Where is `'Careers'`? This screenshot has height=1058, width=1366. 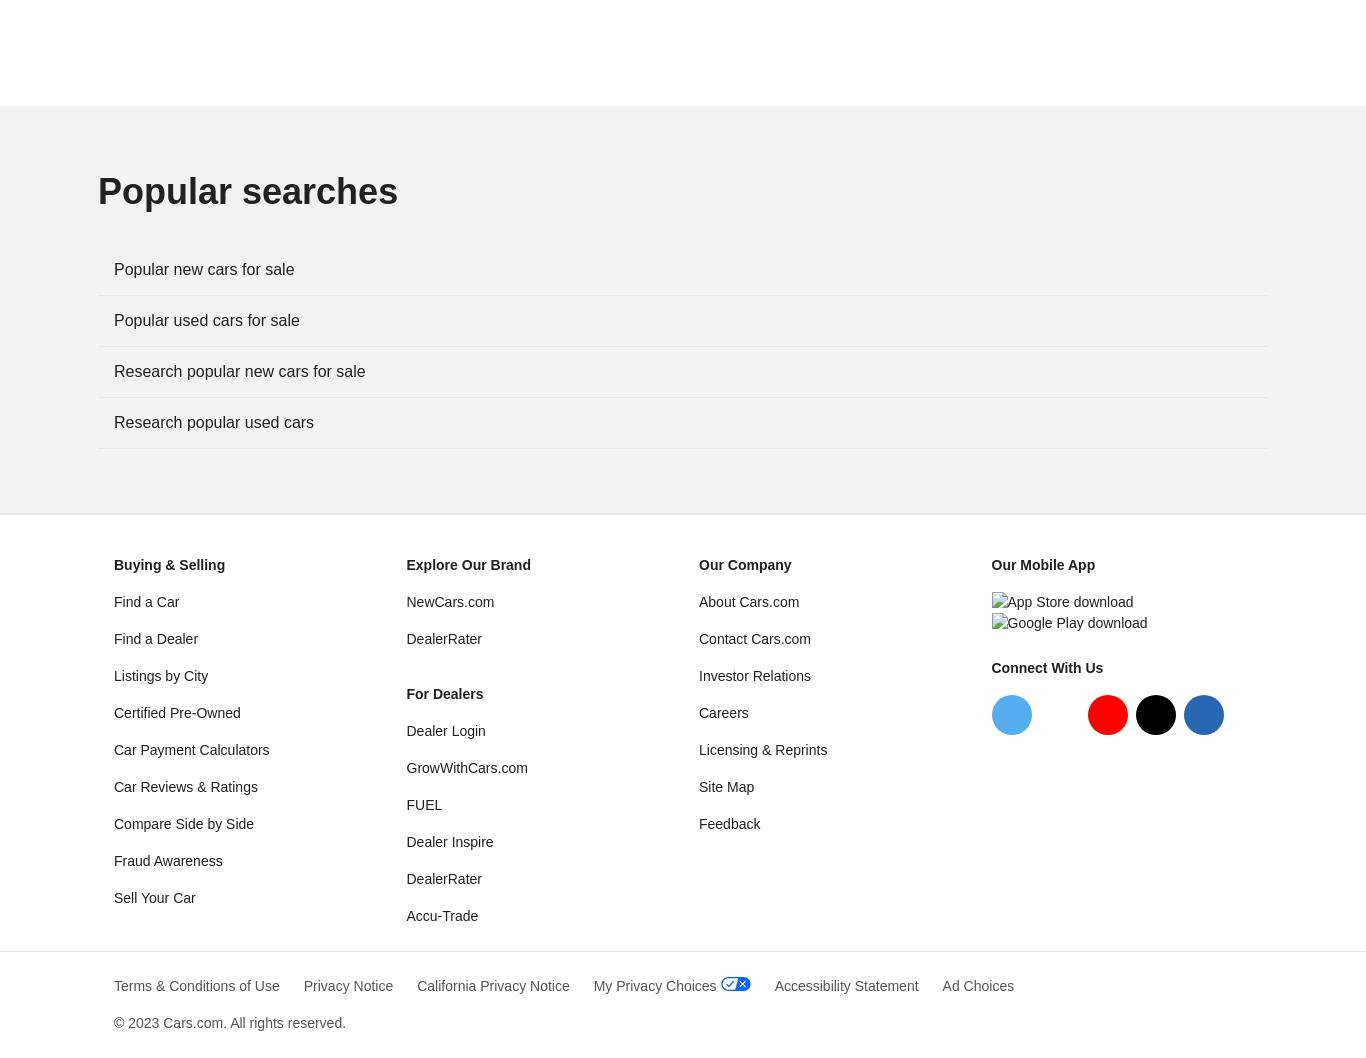
'Careers' is located at coordinates (723, 712).